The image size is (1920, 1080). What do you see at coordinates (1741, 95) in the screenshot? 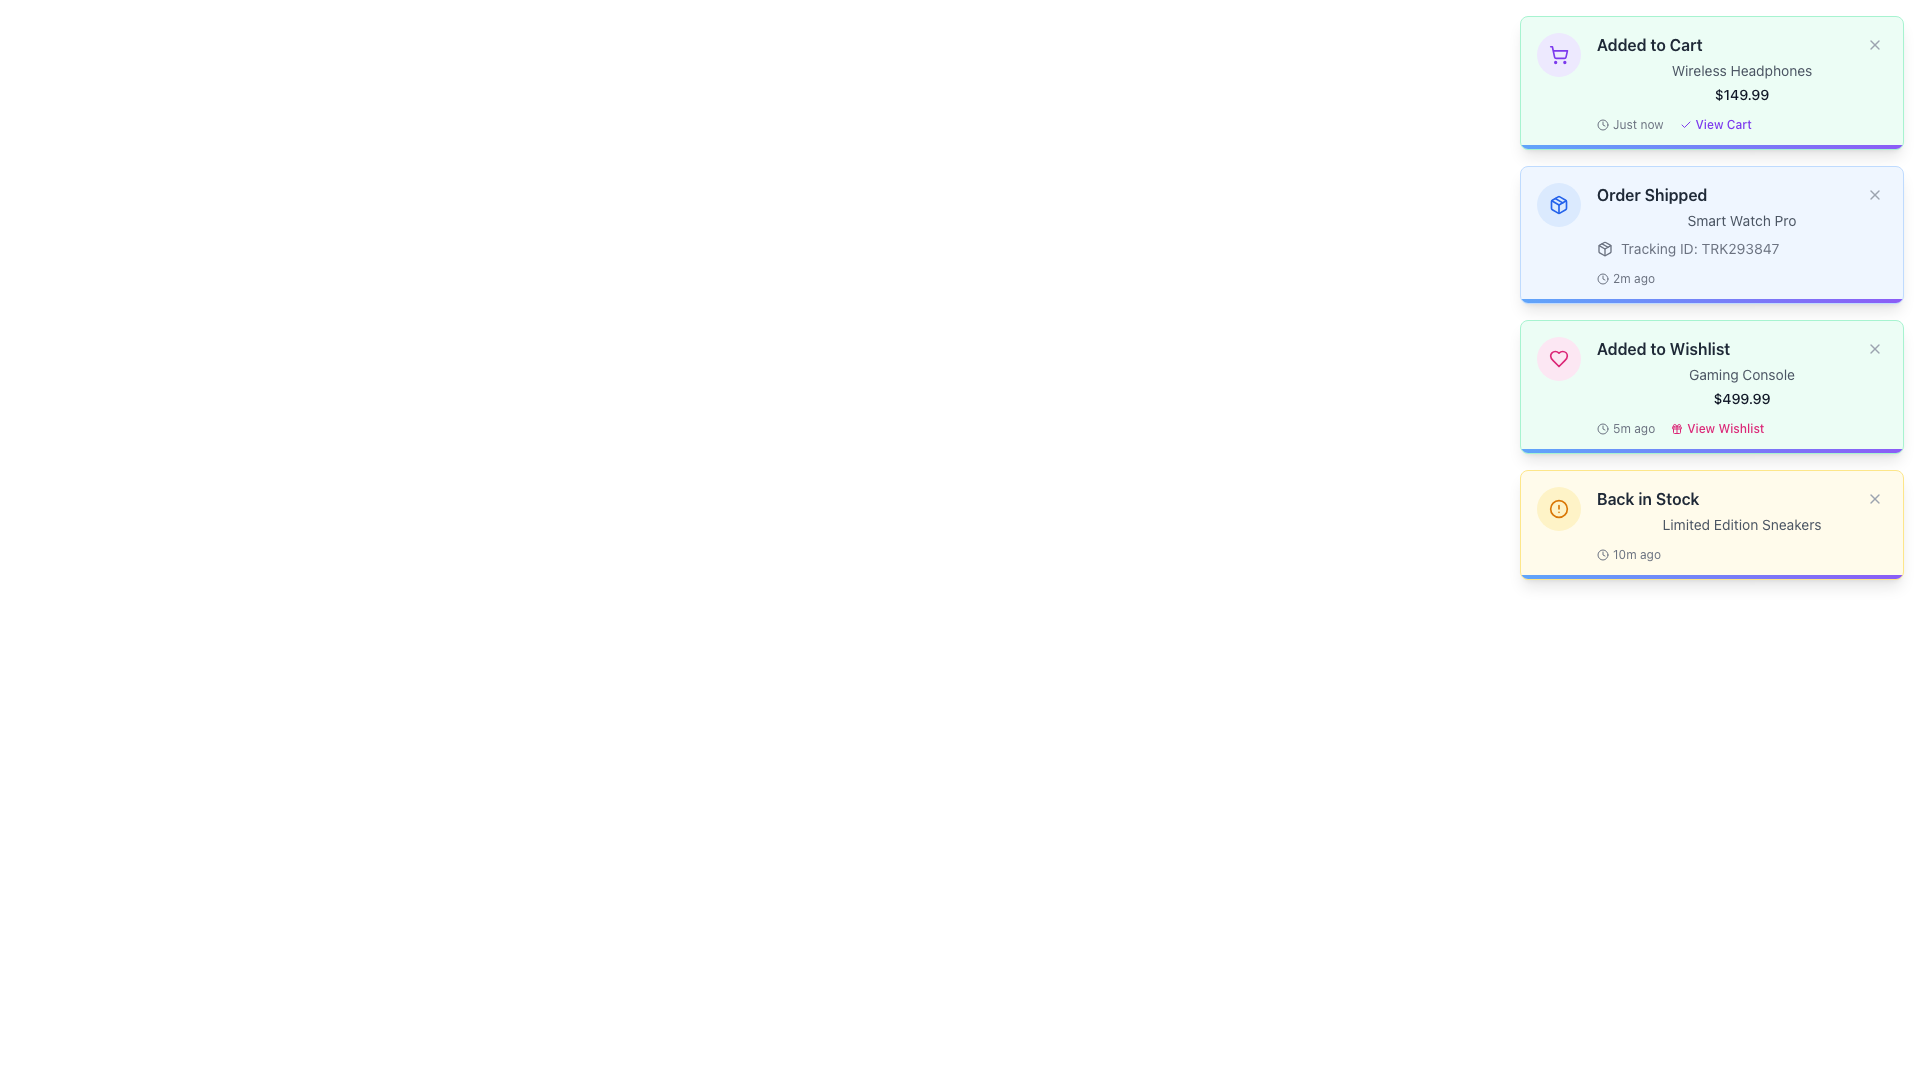
I see `the text label displaying the price of 'Wireless Headphones' in the notification card labeled 'Added to Cart'` at bounding box center [1741, 95].